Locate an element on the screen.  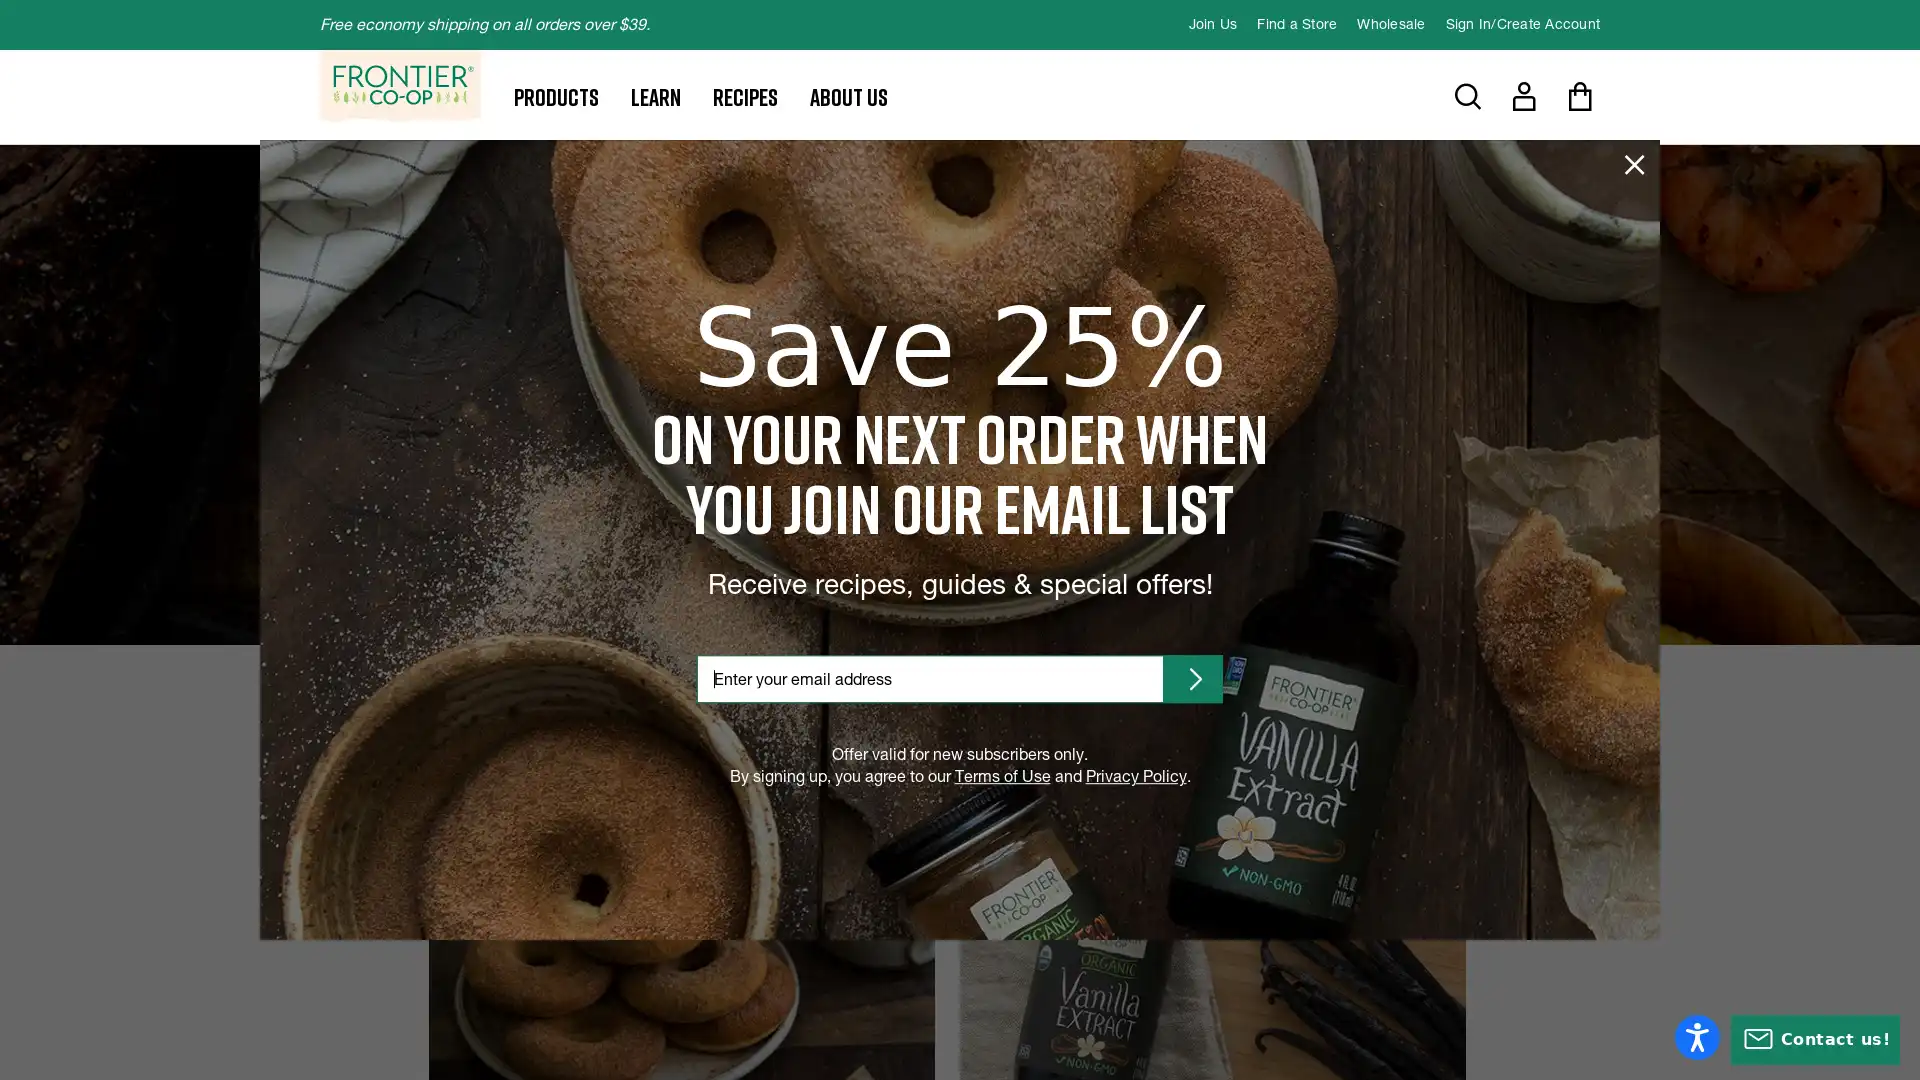
Recipes is located at coordinates (744, 96).